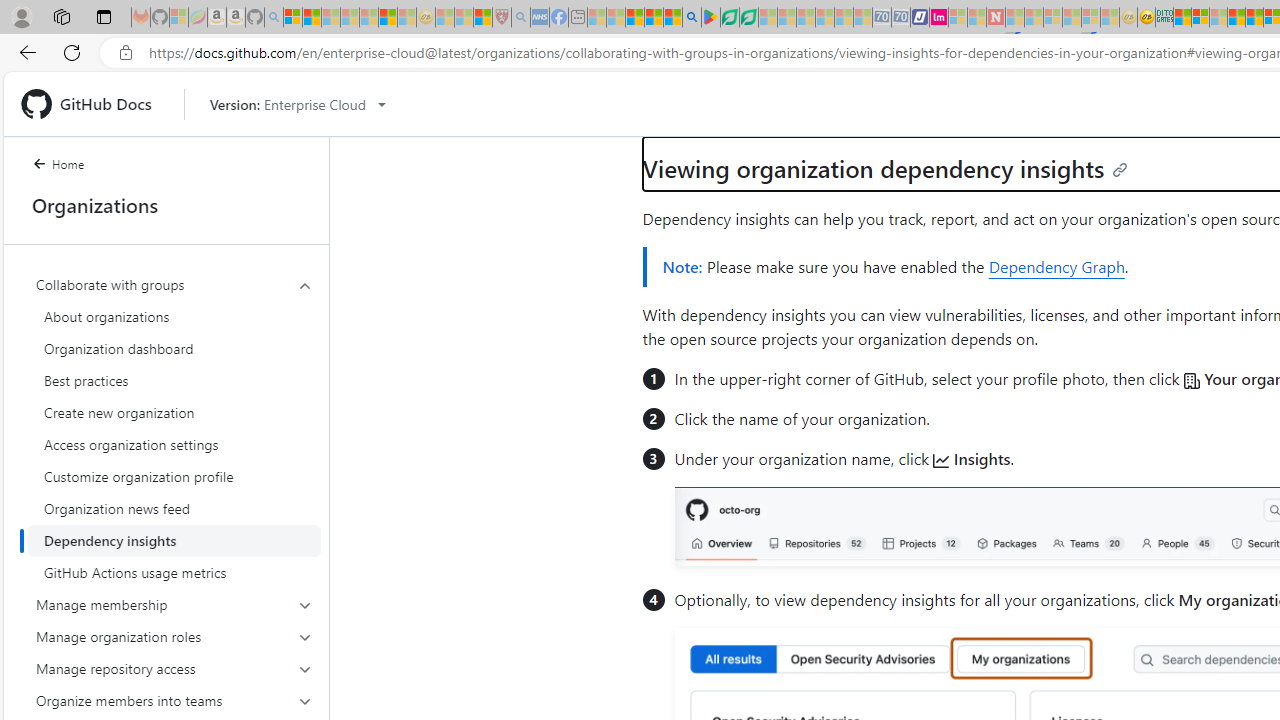 This screenshot has width=1280, height=720. I want to click on 'Manage organization roles', so click(174, 636).